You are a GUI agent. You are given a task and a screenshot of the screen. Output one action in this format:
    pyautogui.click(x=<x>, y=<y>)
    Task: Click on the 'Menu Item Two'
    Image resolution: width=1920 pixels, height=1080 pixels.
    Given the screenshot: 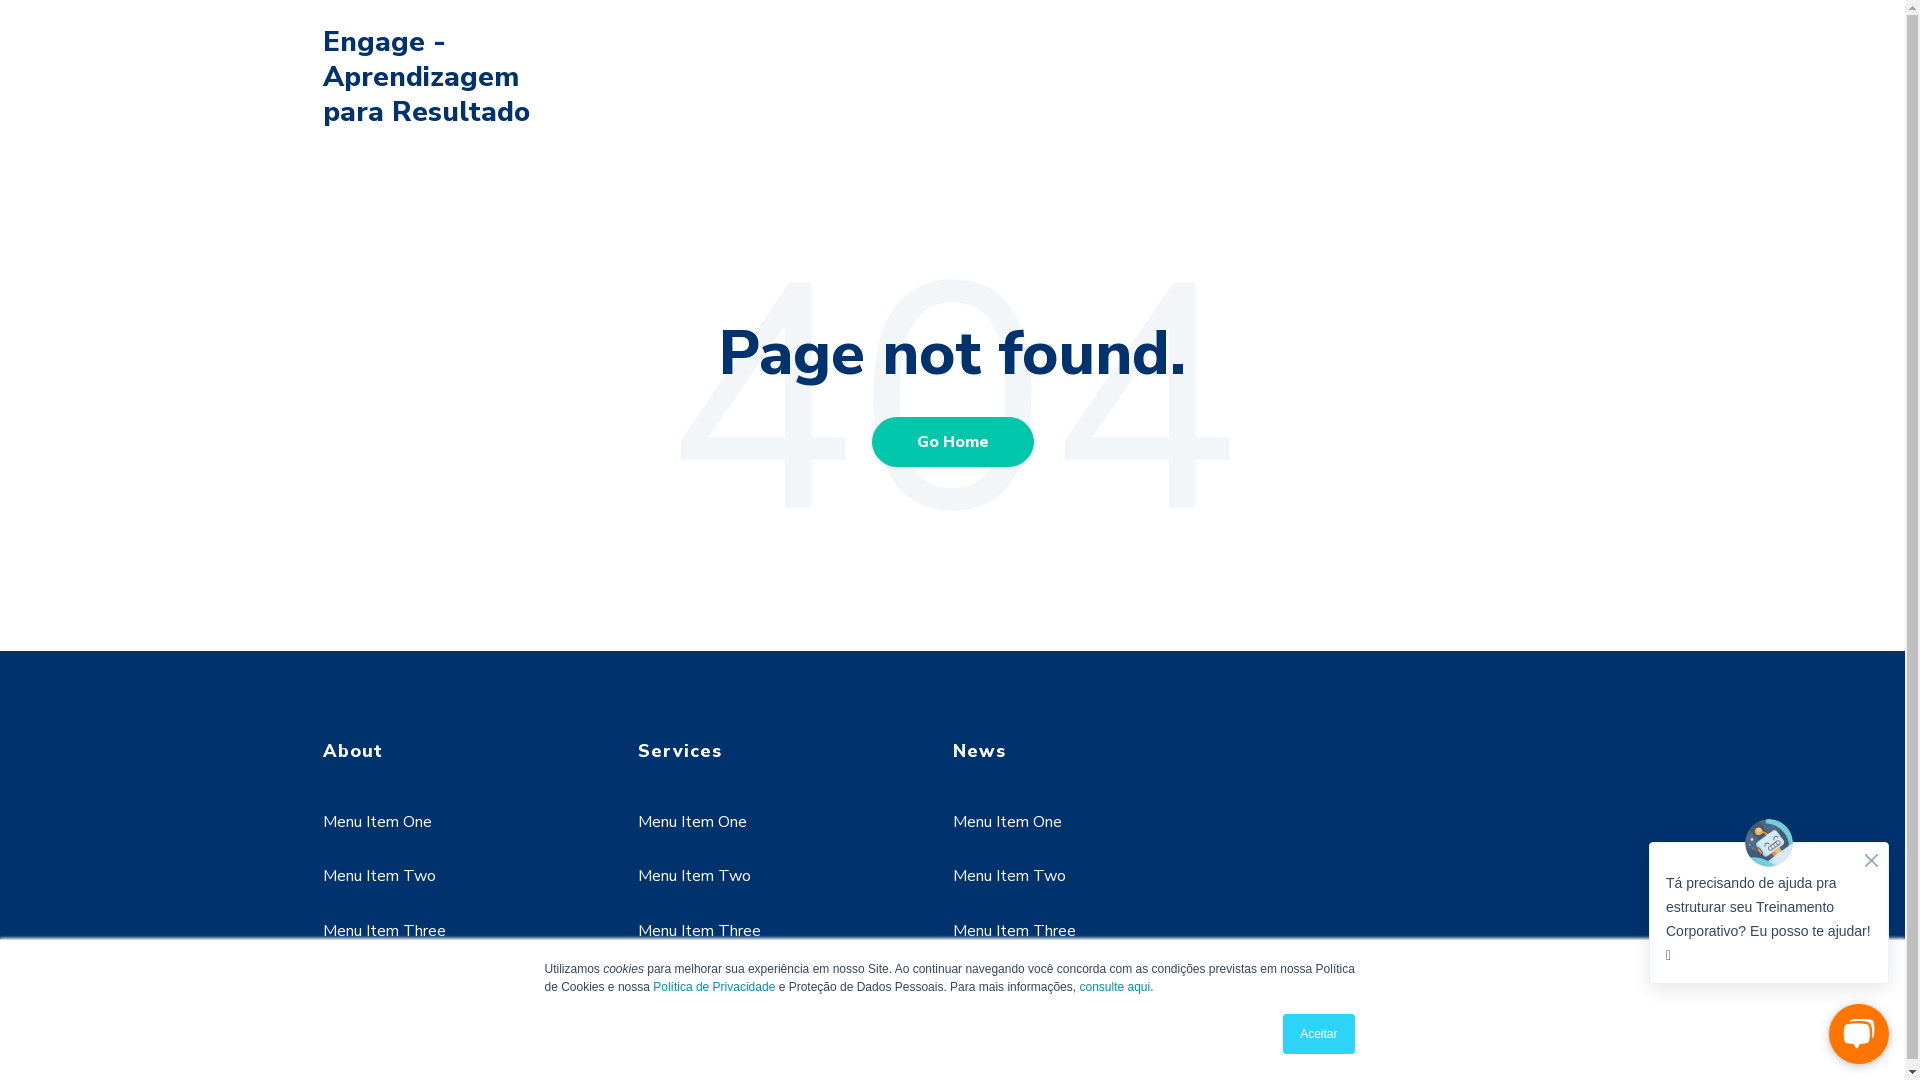 What is the action you would take?
    pyautogui.click(x=321, y=874)
    